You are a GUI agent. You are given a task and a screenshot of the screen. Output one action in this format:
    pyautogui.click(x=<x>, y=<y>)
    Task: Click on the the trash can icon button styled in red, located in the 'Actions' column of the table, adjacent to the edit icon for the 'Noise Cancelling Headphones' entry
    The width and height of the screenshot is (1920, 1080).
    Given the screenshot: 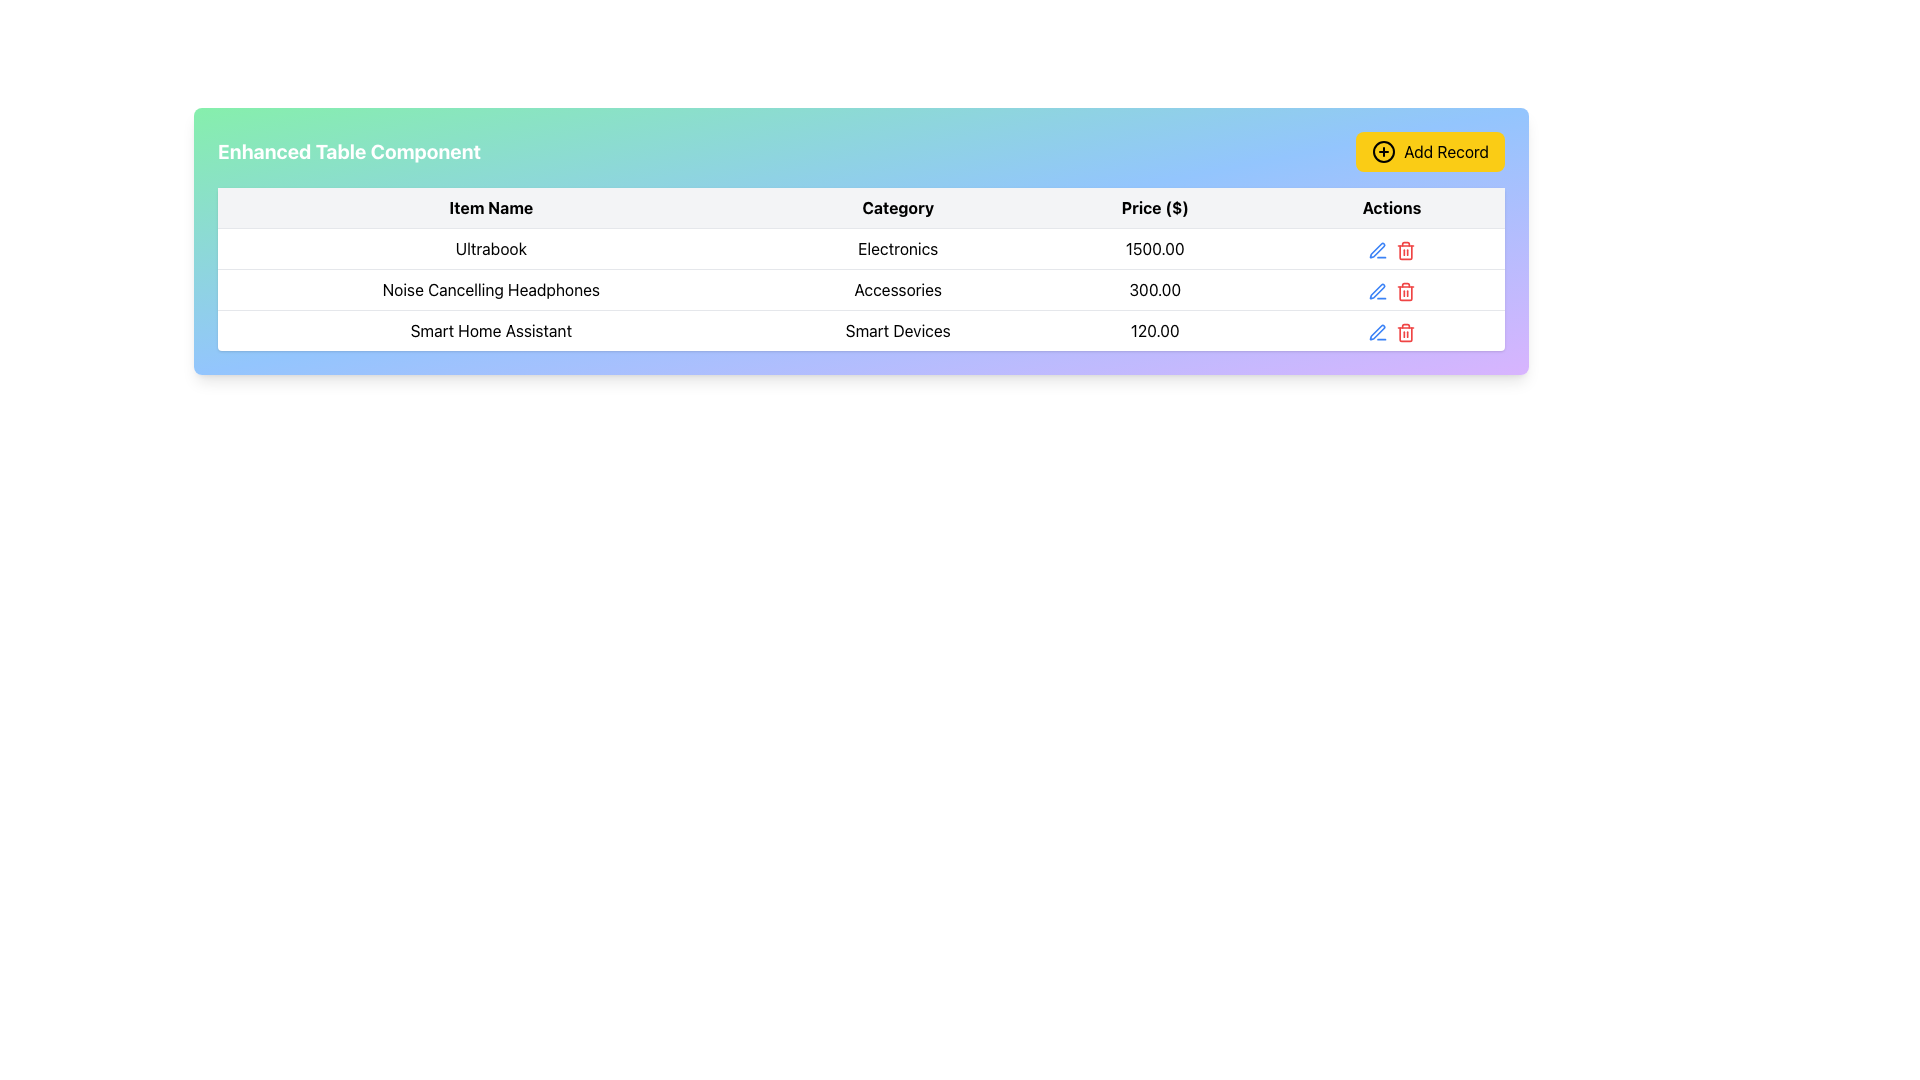 What is the action you would take?
    pyautogui.click(x=1404, y=291)
    